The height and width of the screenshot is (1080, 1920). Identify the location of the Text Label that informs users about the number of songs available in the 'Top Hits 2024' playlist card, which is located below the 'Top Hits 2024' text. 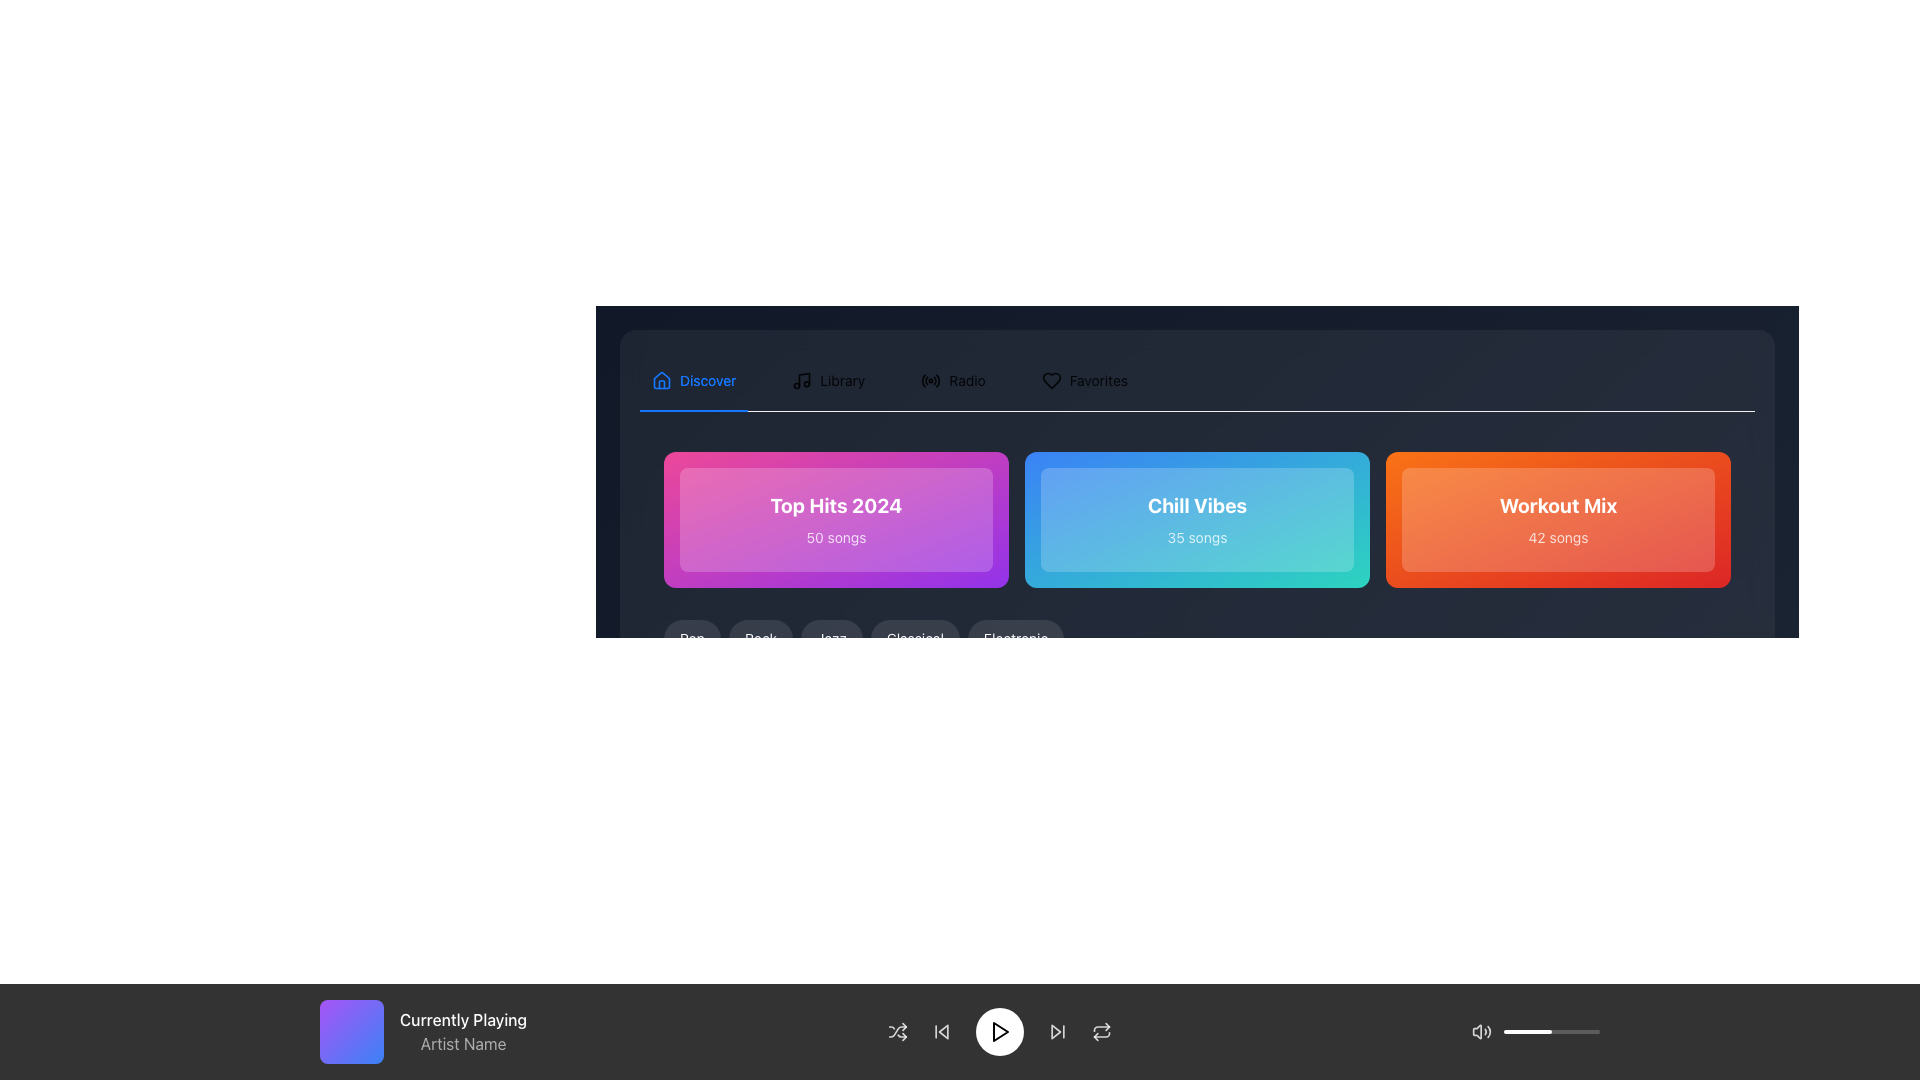
(836, 536).